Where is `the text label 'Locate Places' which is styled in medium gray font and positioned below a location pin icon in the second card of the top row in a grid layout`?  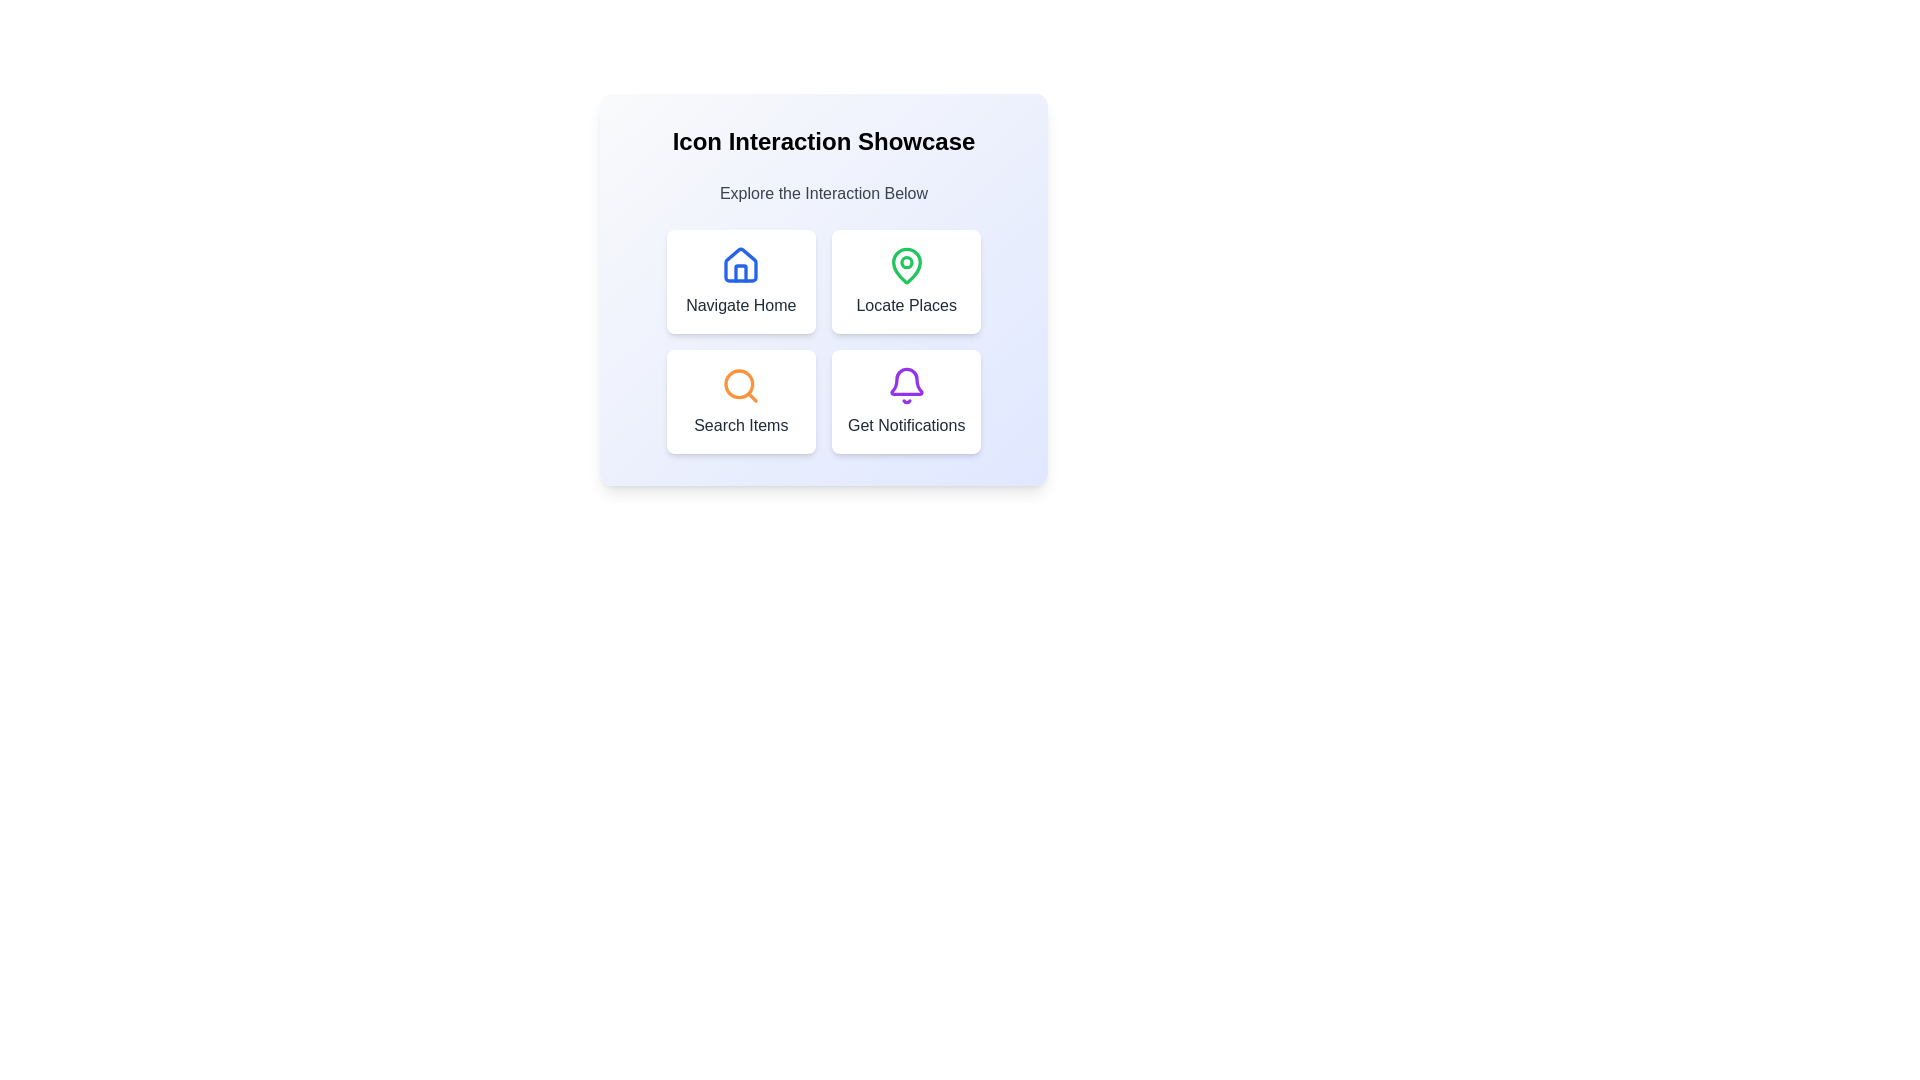
the text label 'Locate Places' which is styled in medium gray font and positioned below a location pin icon in the second card of the top row in a grid layout is located at coordinates (905, 305).